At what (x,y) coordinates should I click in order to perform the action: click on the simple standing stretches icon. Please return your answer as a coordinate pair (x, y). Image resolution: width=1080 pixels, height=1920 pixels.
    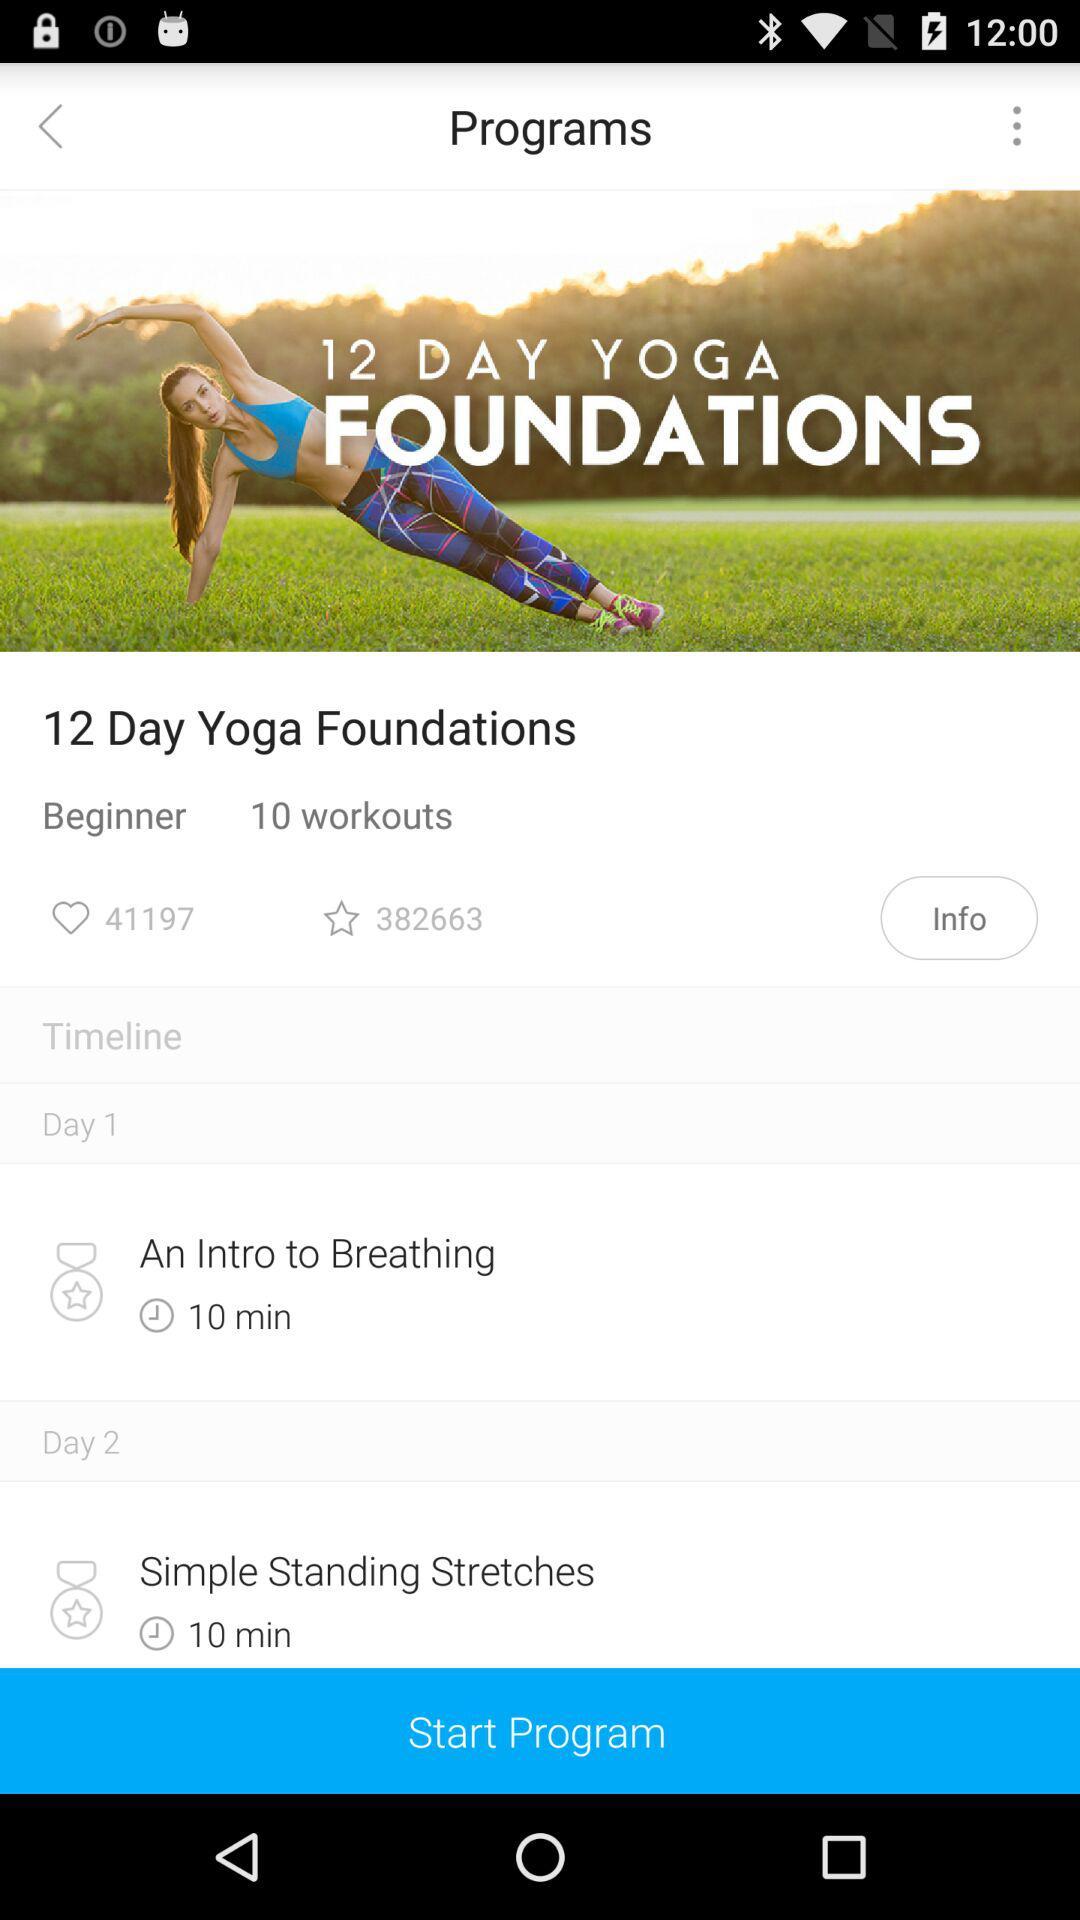
    Looking at the image, I should click on (470, 1569).